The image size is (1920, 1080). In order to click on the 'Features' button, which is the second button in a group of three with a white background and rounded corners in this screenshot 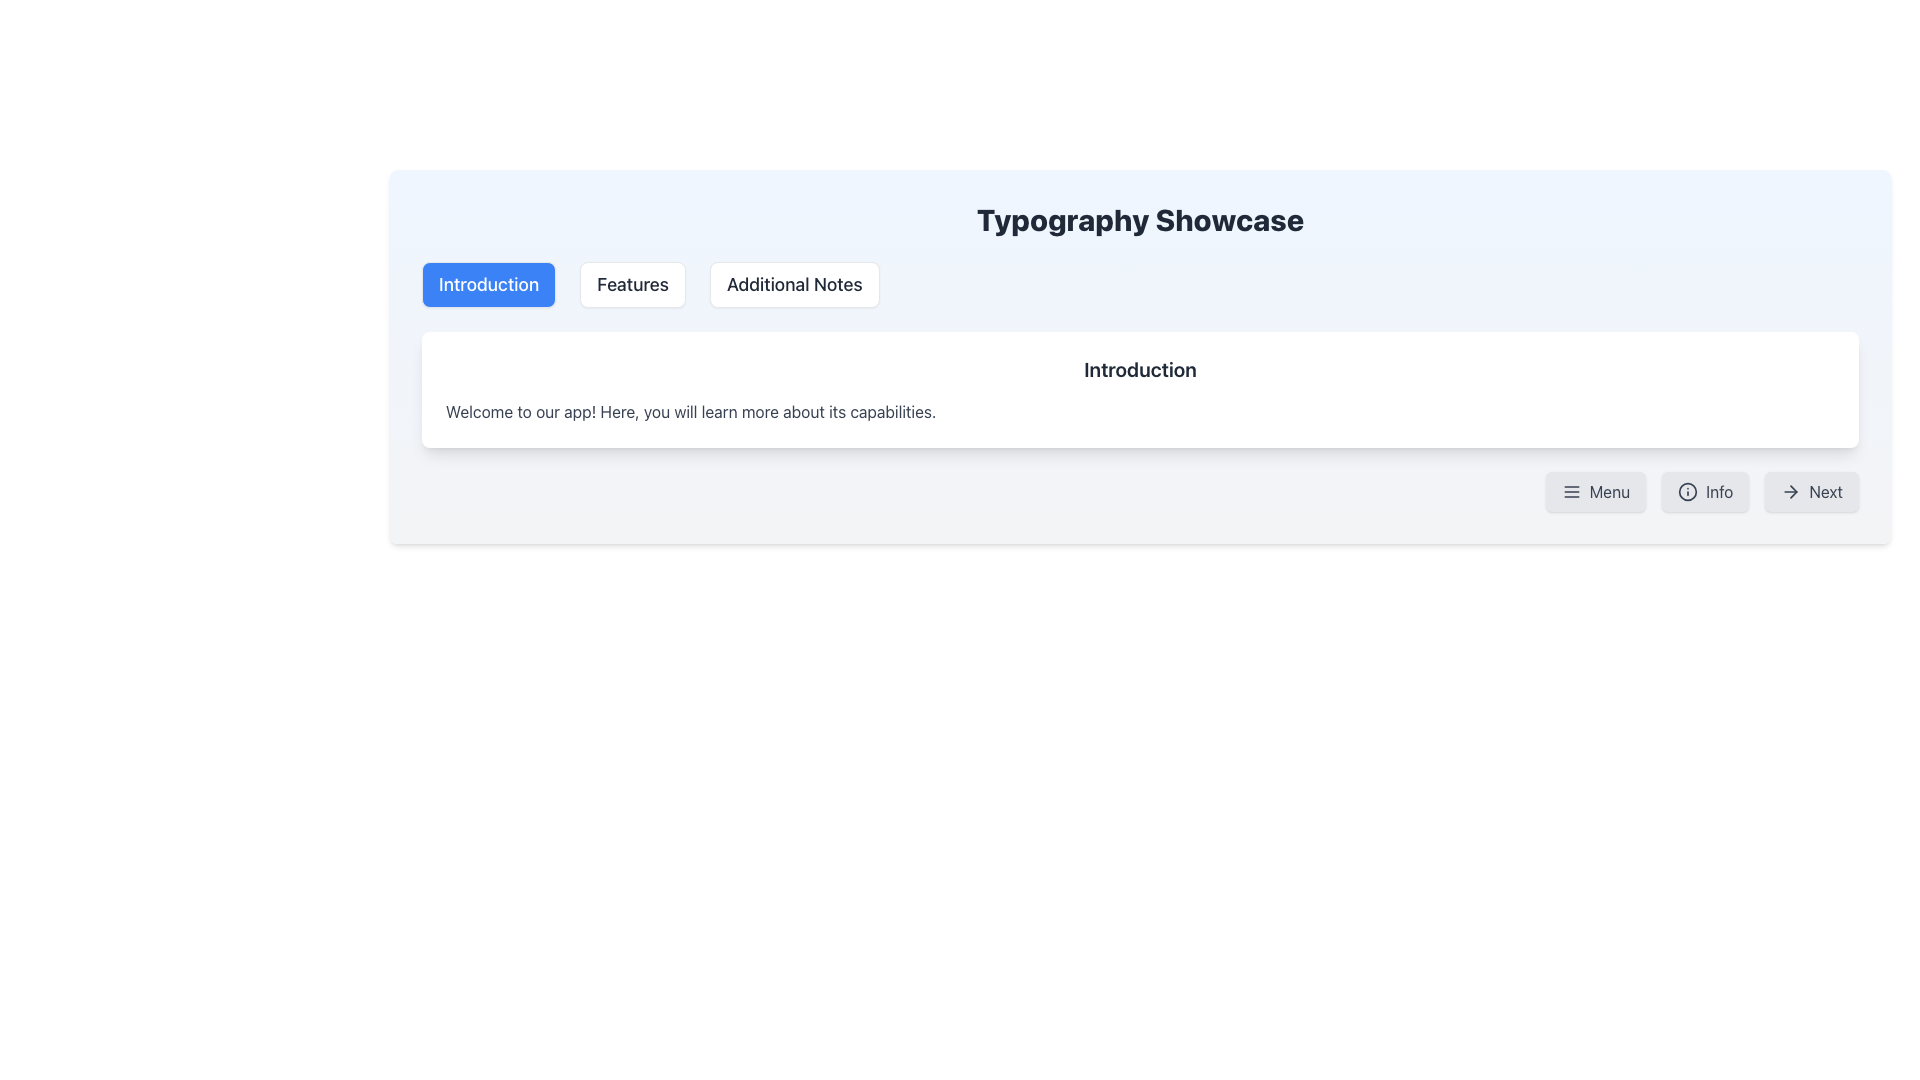, I will do `click(632, 285)`.